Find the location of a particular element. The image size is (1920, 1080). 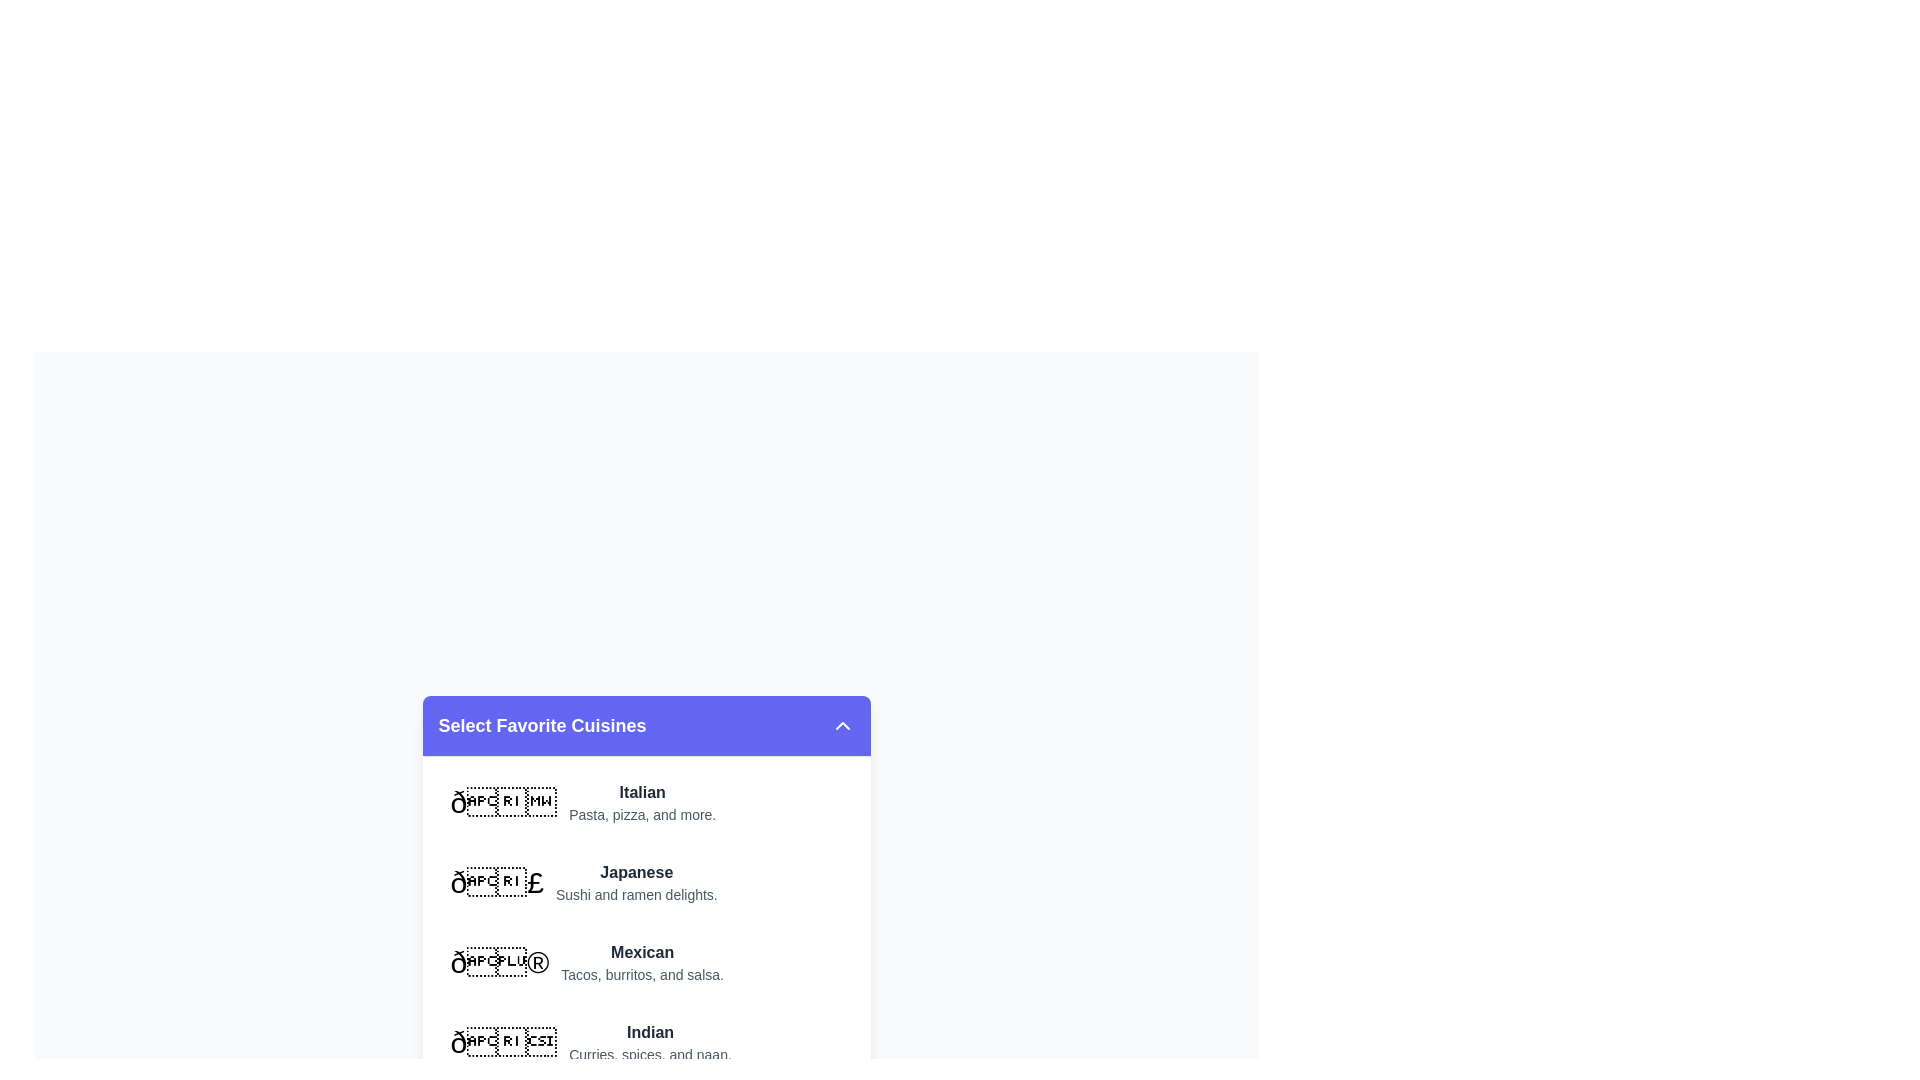

the horizontally aligned list item that displays the emoji and the bolded text 'Japanese' with a description 'Sushi and ramen delights.' to change its background color is located at coordinates (646, 881).